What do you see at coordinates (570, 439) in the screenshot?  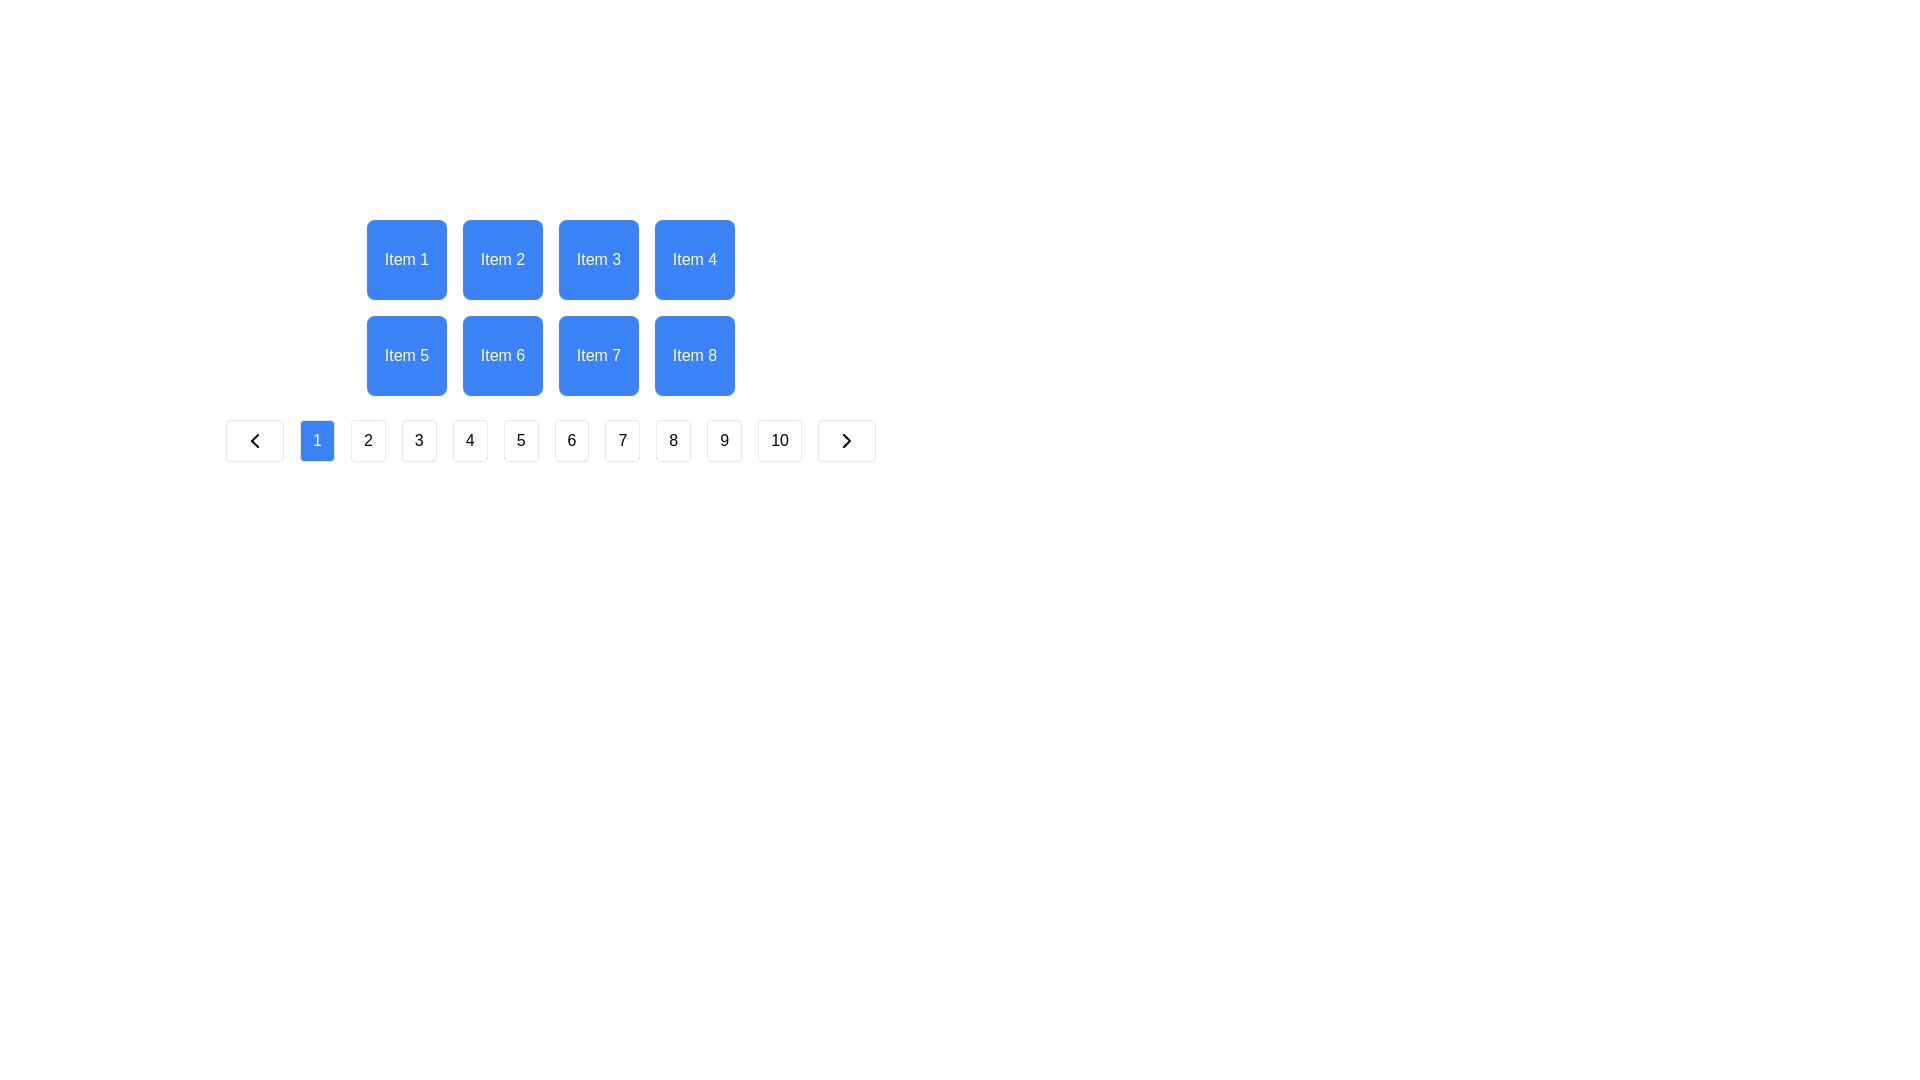 I see `the pagination button labeled '6' located centrally in the row of pagination buttons below the grid of blue item cards` at bounding box center [570, 439].